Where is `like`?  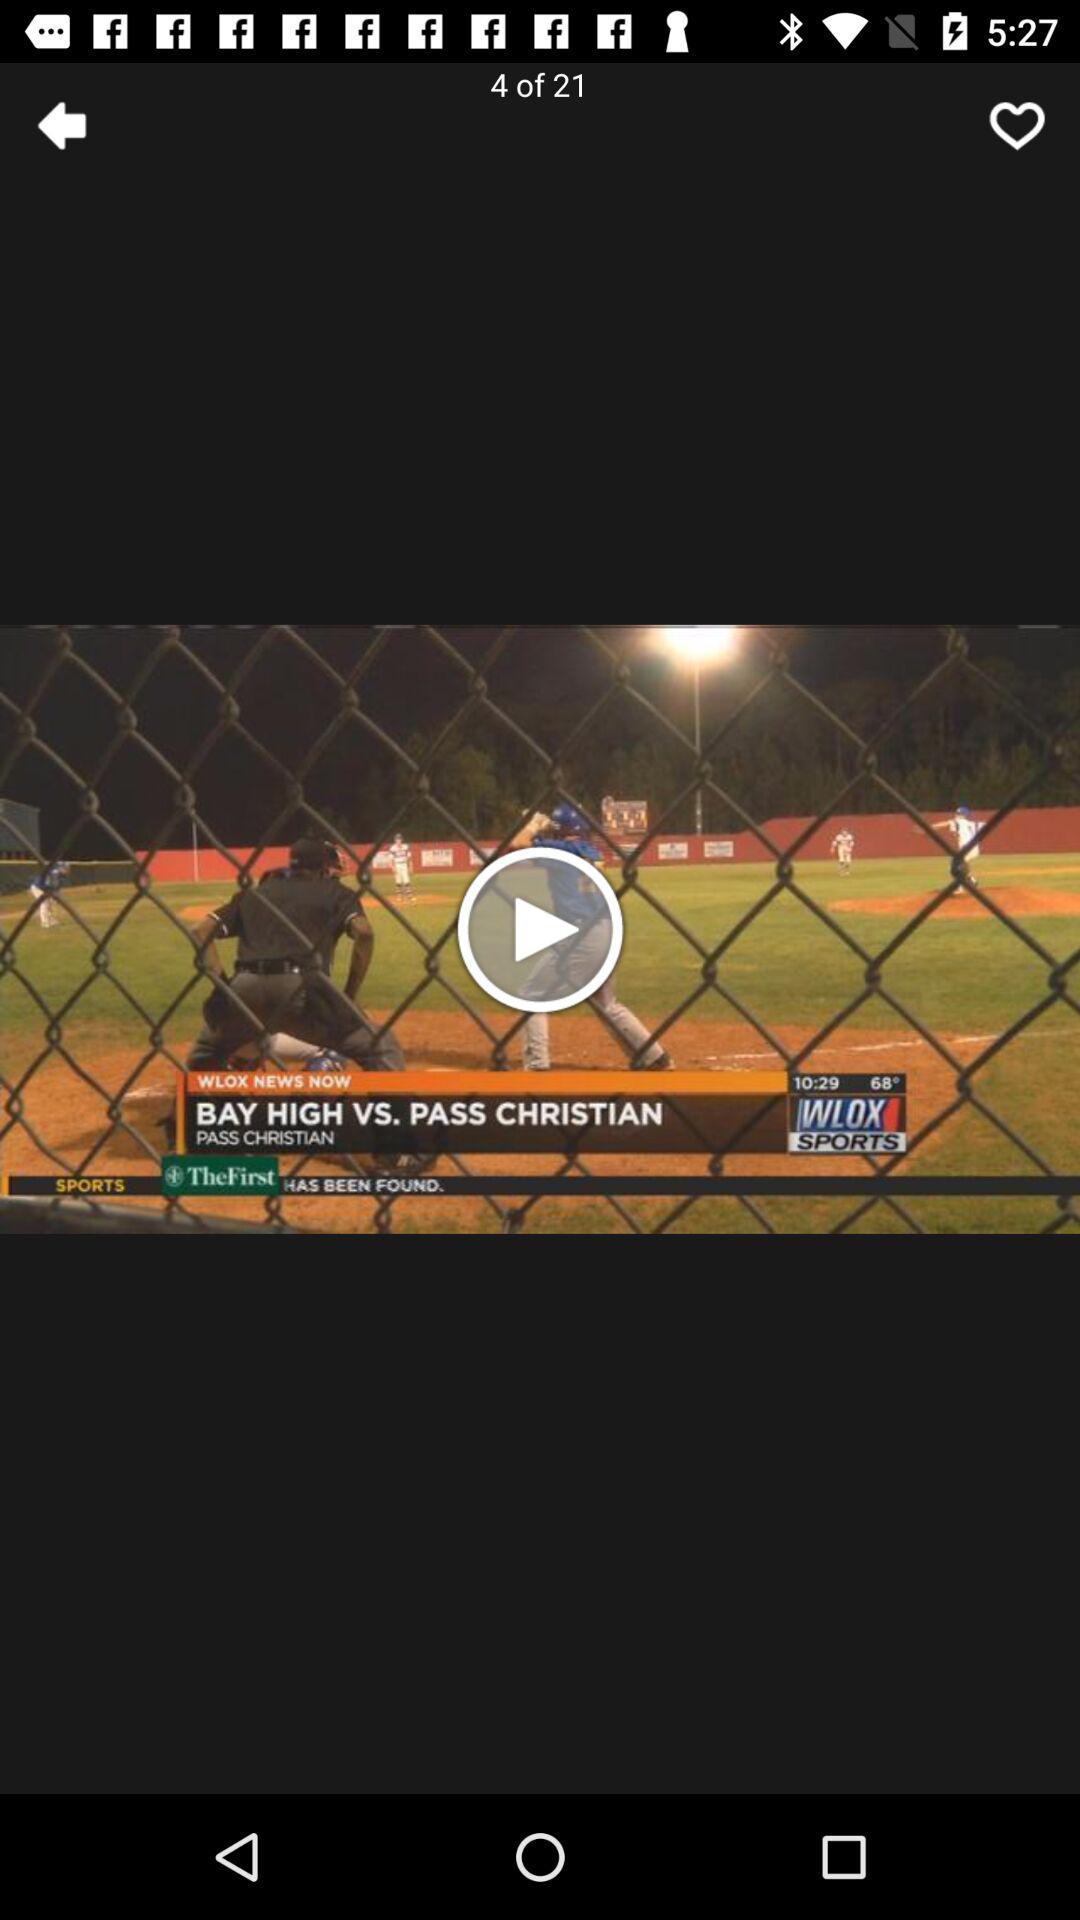
like is located at coordinates (1017, 124).